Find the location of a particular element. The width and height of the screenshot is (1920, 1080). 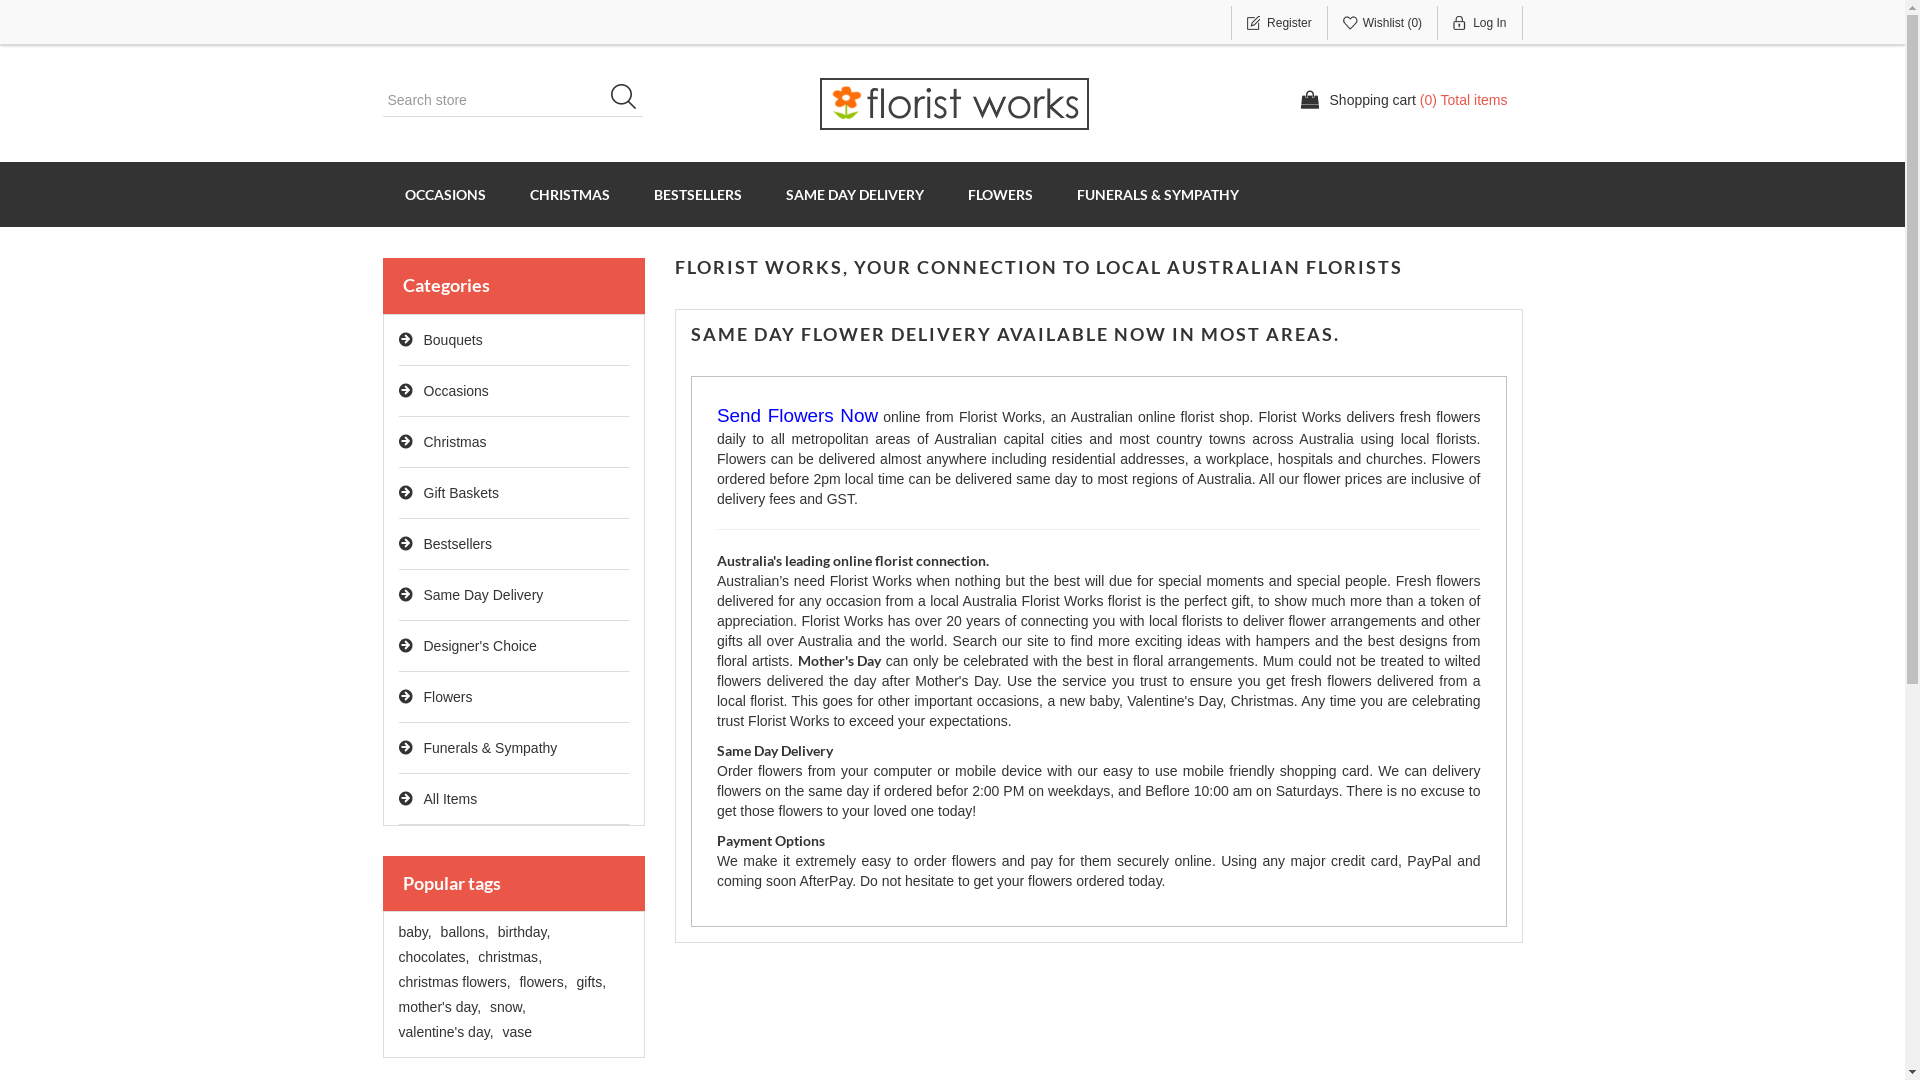

'Bestsellers' is located at coordinates (513, 544).